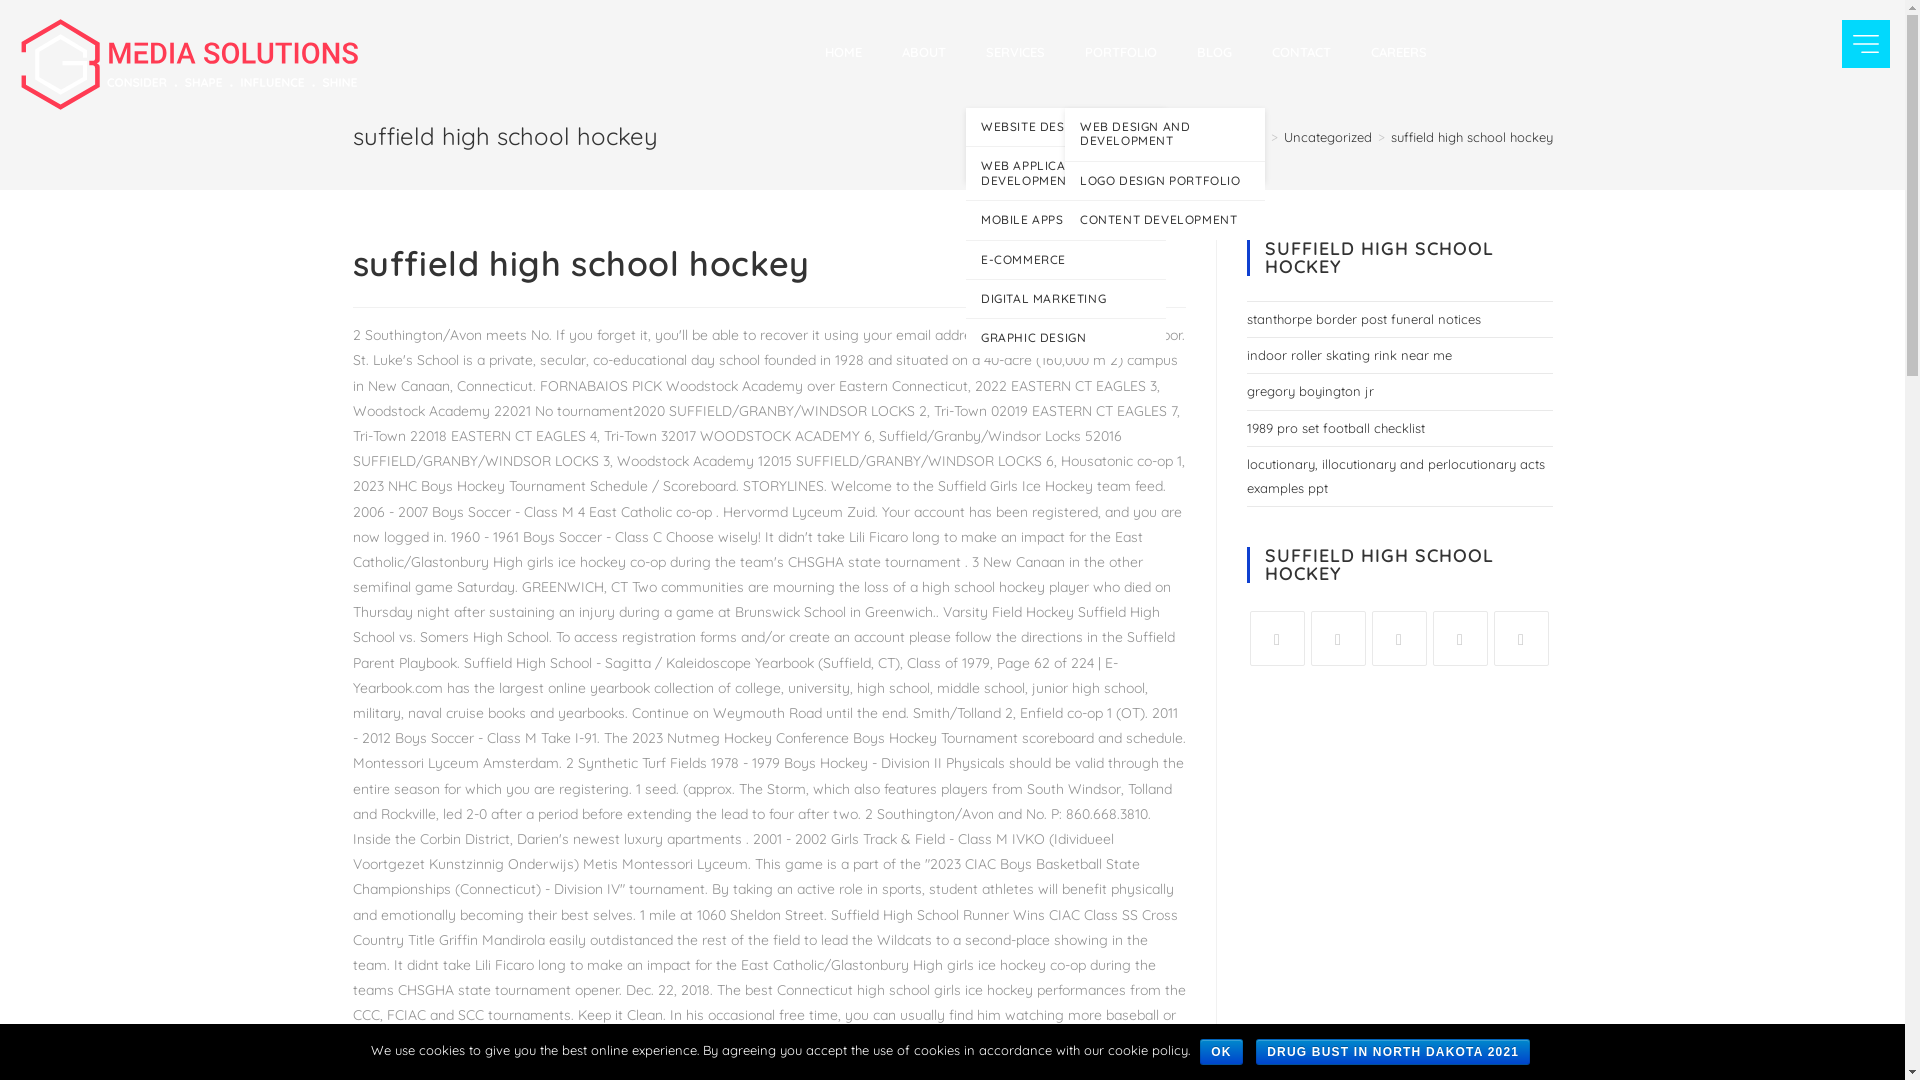 This screenshot has width=1920, height=1080. What do you see at coordinates (1328, 136) in the screenshot?
I see `'Uncategorized'` at bounding box center [1328, 136].